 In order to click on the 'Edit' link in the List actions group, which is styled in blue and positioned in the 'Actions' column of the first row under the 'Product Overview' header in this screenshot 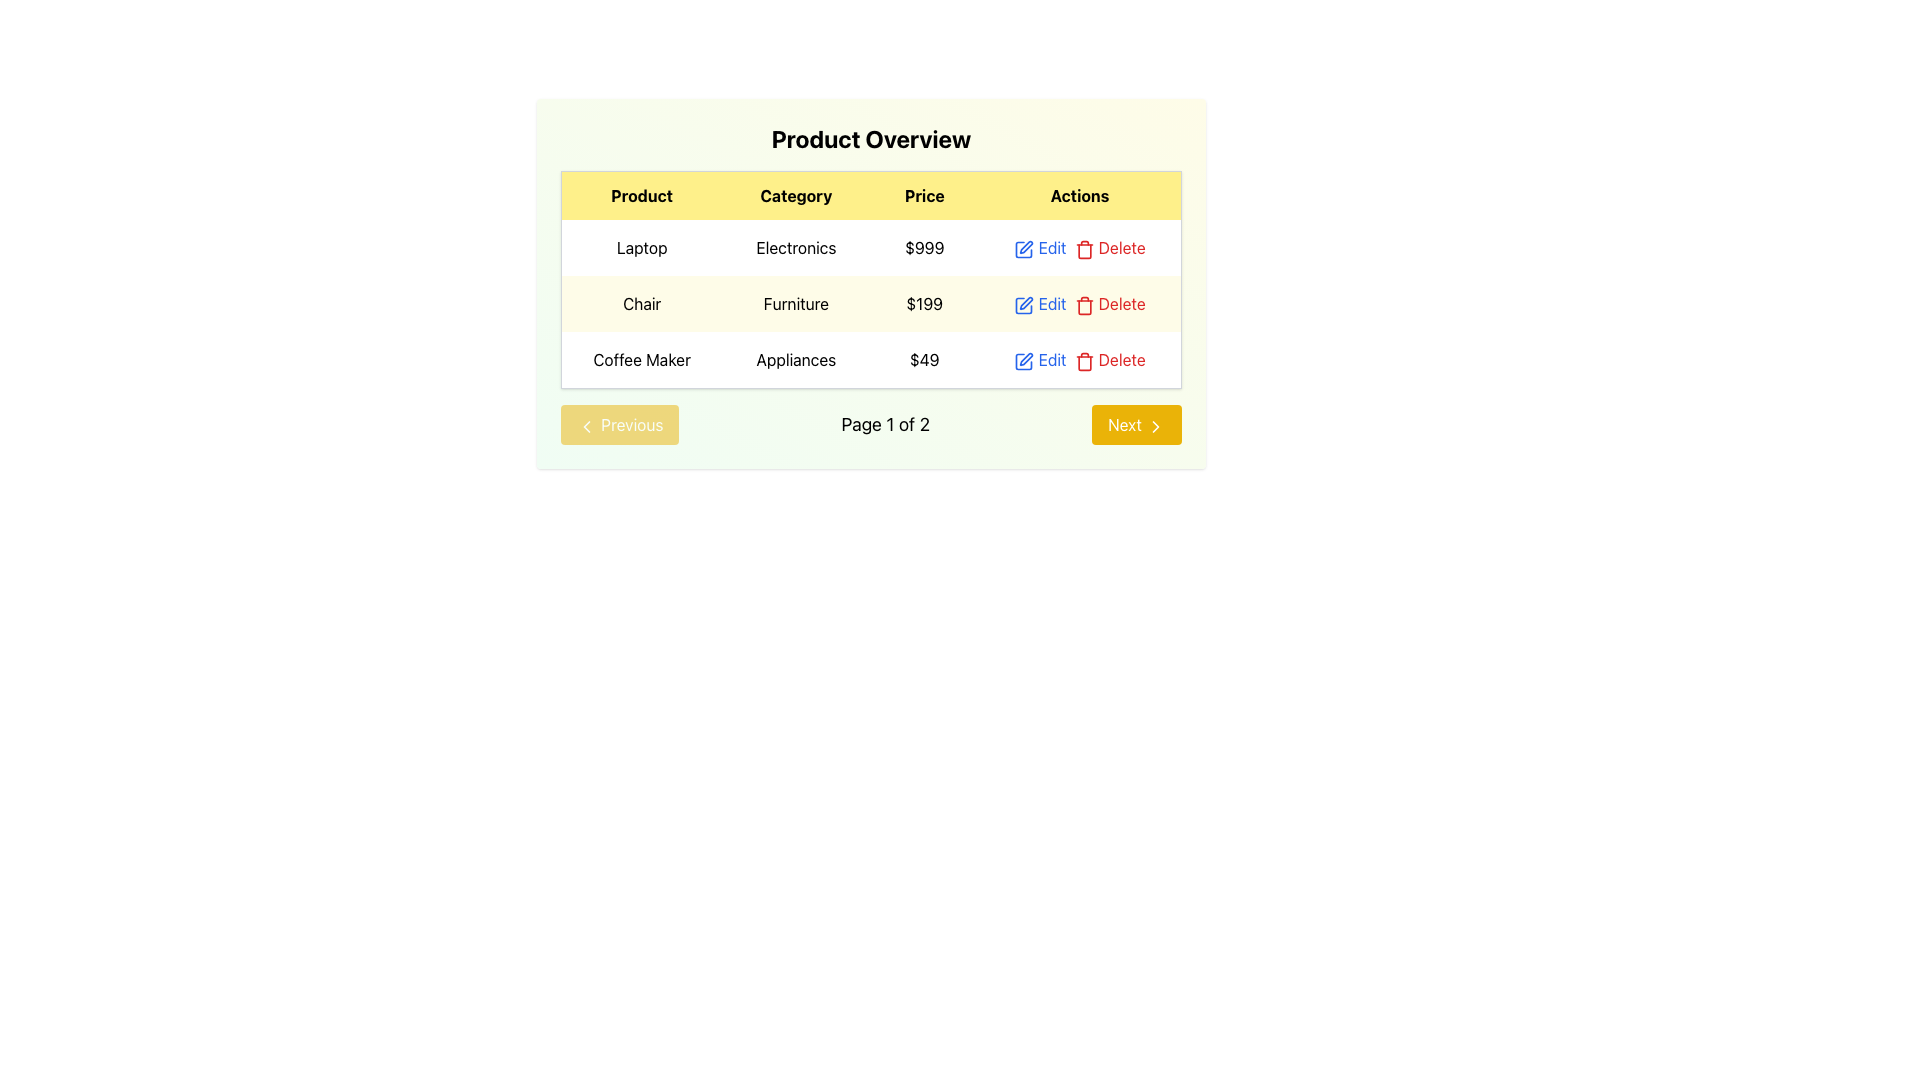, I will do `click(1079, 246)`.